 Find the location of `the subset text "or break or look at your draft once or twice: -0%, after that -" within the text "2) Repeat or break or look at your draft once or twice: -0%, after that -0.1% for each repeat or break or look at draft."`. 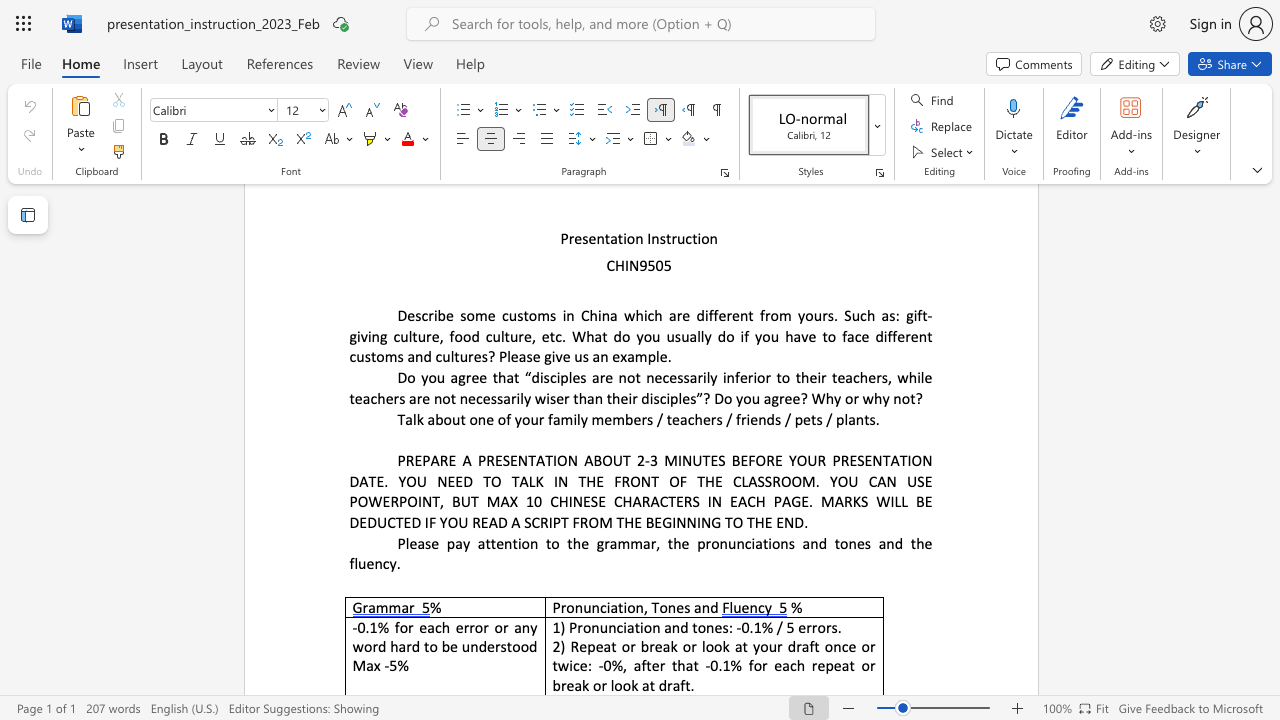

the subset text "or break or look at your draft once or twice: -0%, after that -" within the text "2) Repeat or break or look at your draft once or twice: -0%, after that -0.1% for each repeat or break or look at draft." is located at coordinates (620, 646).